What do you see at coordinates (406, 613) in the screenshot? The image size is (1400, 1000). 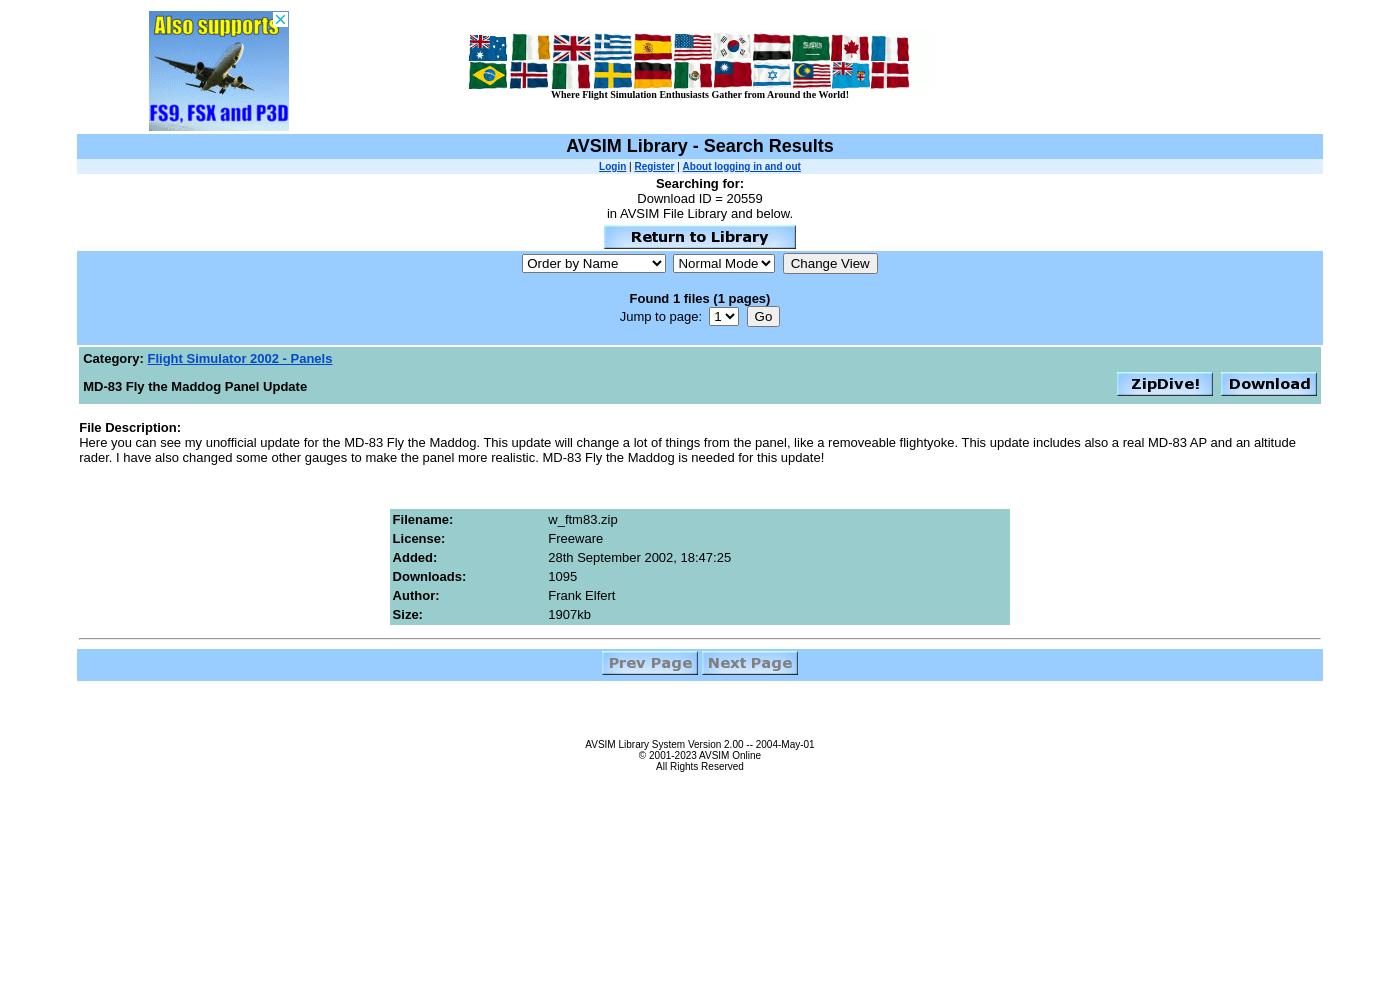 I see `'Size:'` at bounding box center [406, 613].